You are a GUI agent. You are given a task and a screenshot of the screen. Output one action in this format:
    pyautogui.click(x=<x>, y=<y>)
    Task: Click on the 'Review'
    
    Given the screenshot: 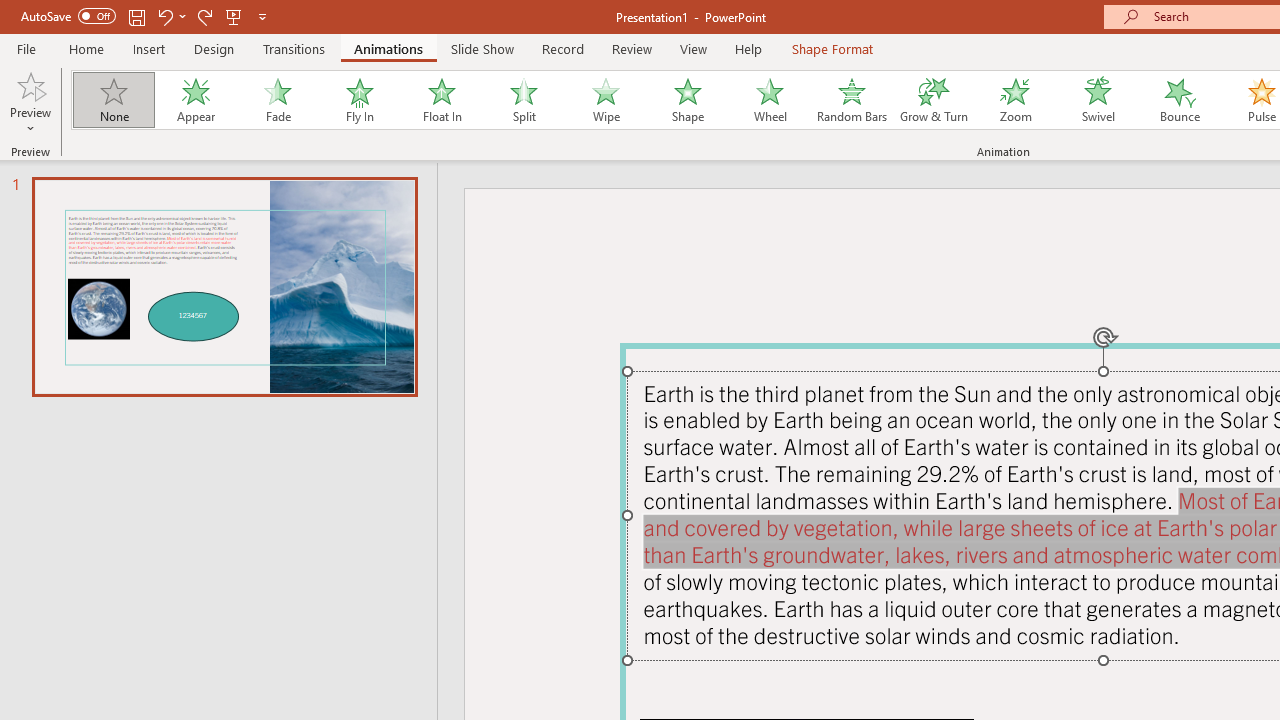 What is the action you would take?
    pyautogui.click(x=630, y=48)
    